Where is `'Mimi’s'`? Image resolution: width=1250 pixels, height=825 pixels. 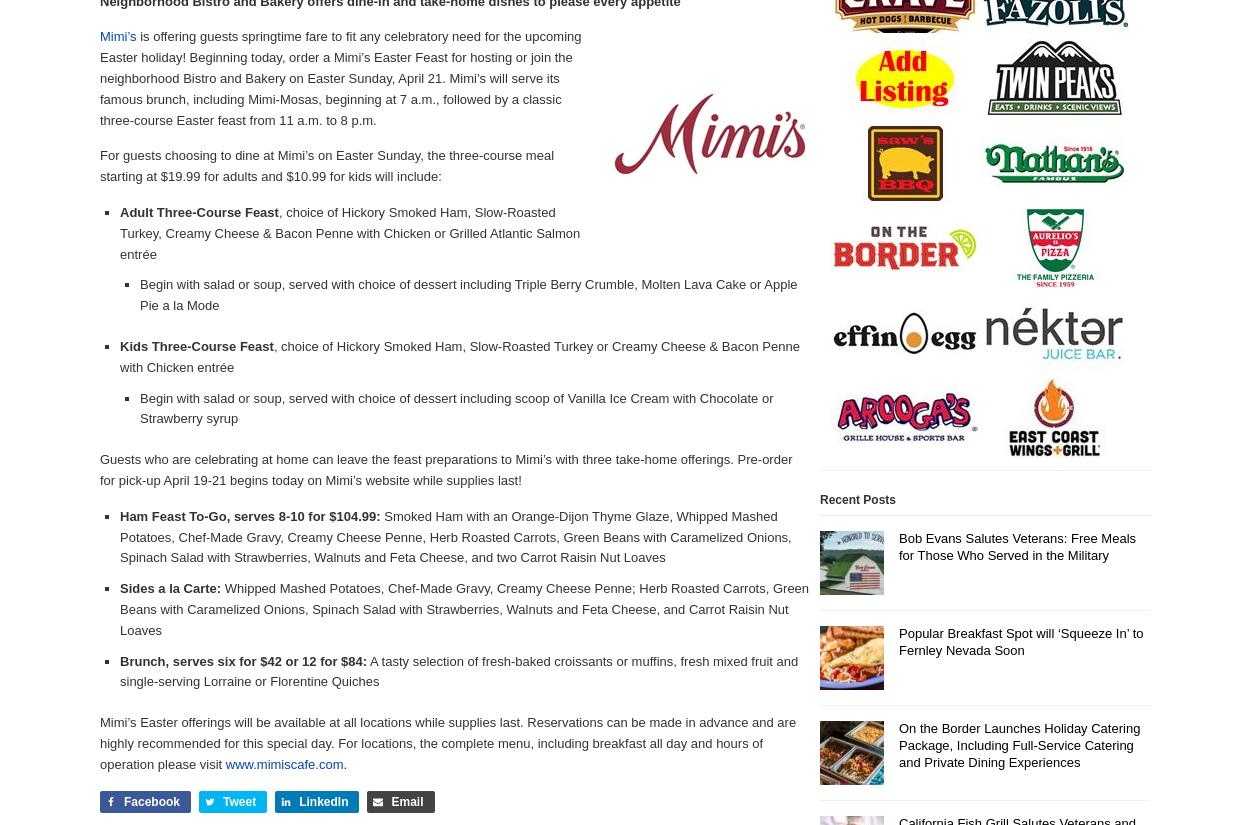
'Mimi’s' is located at coordinates (117, 36).